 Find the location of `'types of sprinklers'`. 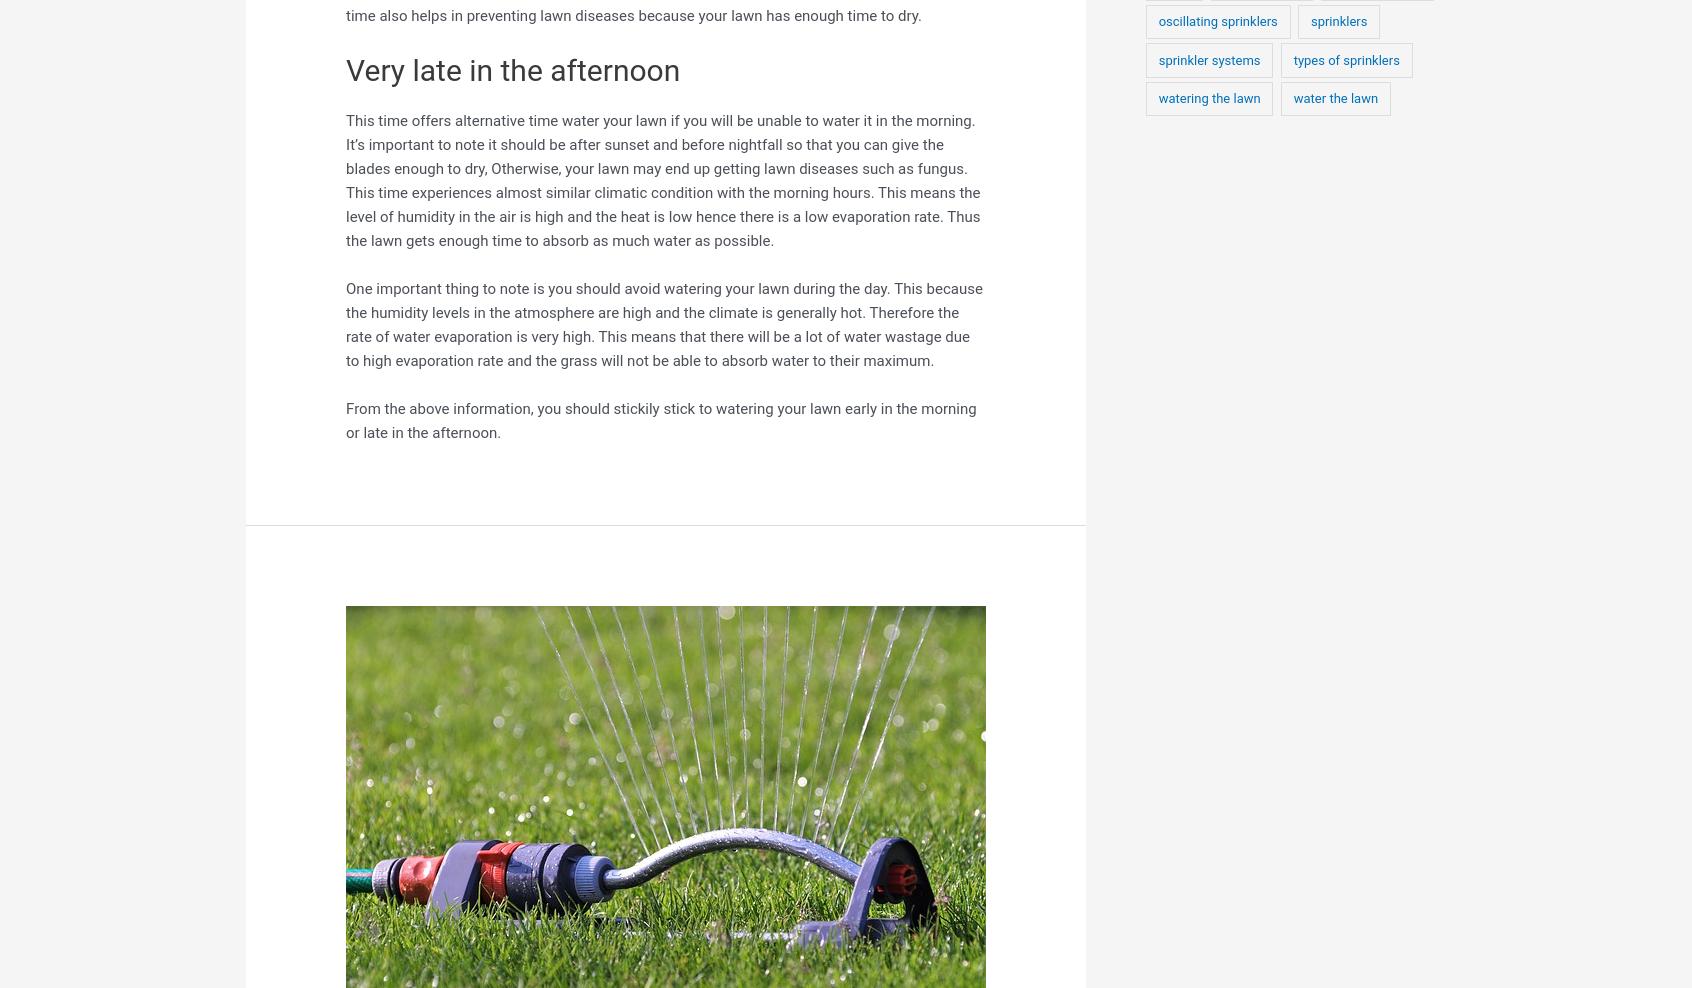

'types of sprinklers' is located at coordinates (1345, 58).